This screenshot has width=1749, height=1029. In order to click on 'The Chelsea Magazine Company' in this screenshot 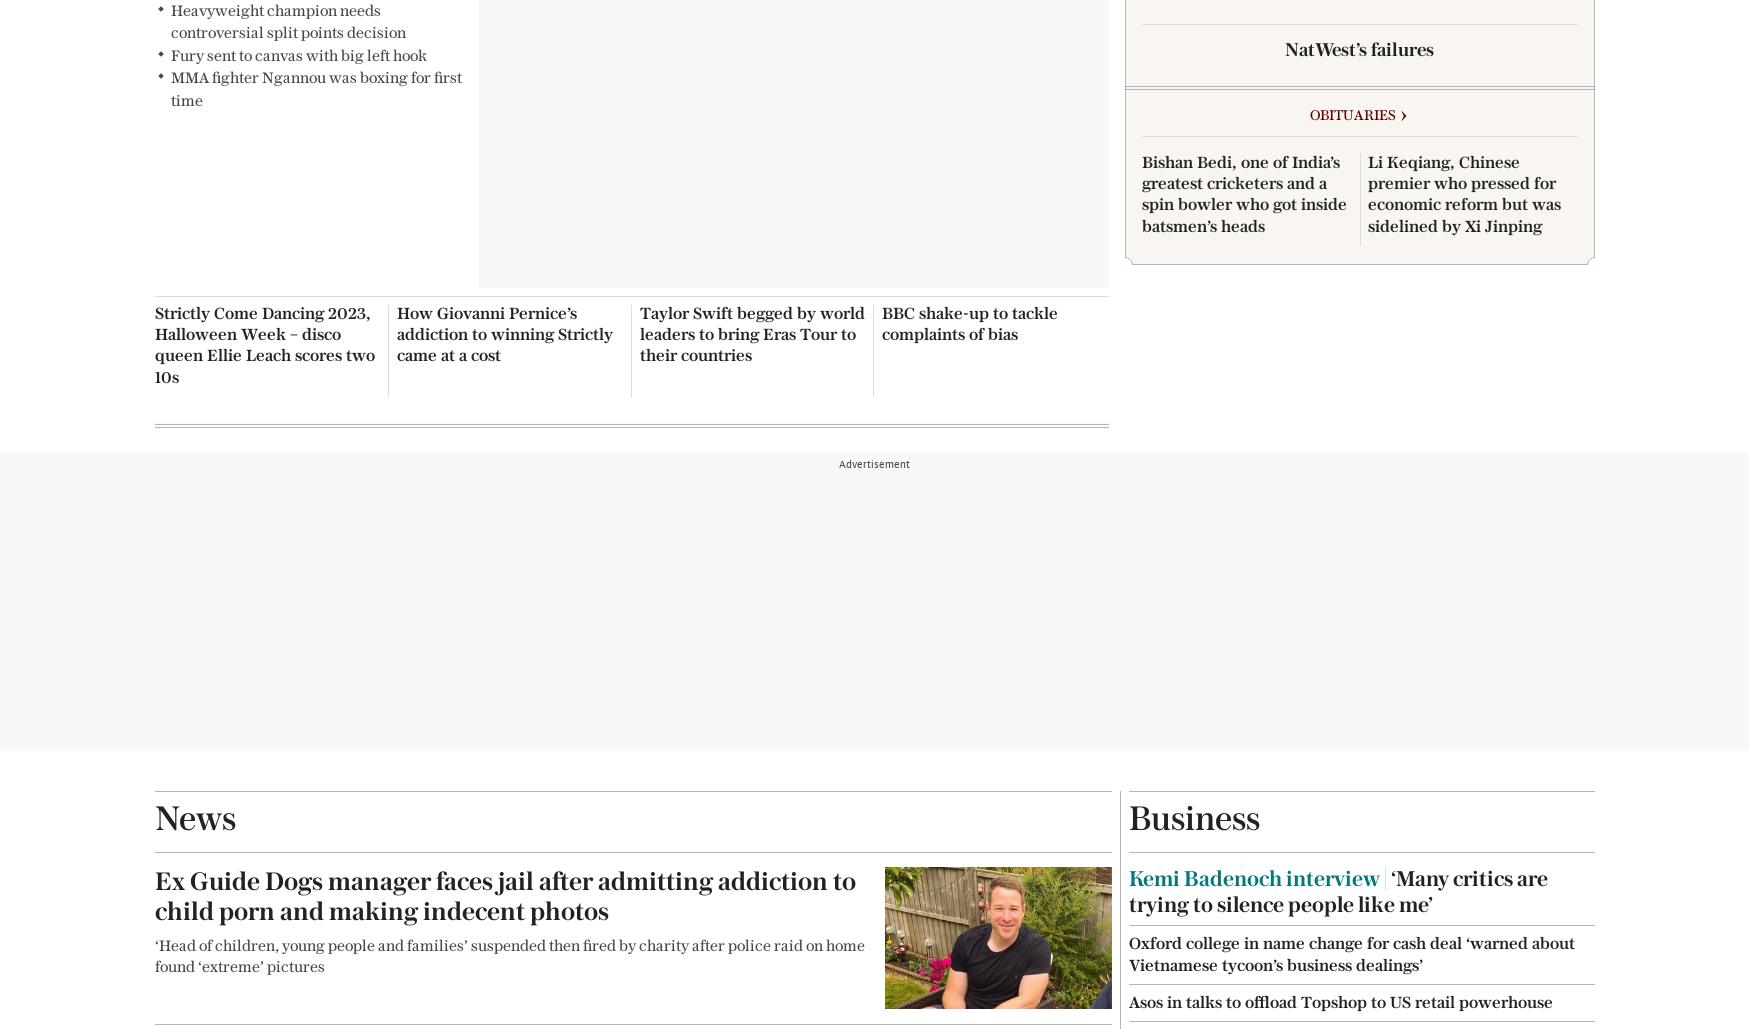, I will do `click(552, 182)`.